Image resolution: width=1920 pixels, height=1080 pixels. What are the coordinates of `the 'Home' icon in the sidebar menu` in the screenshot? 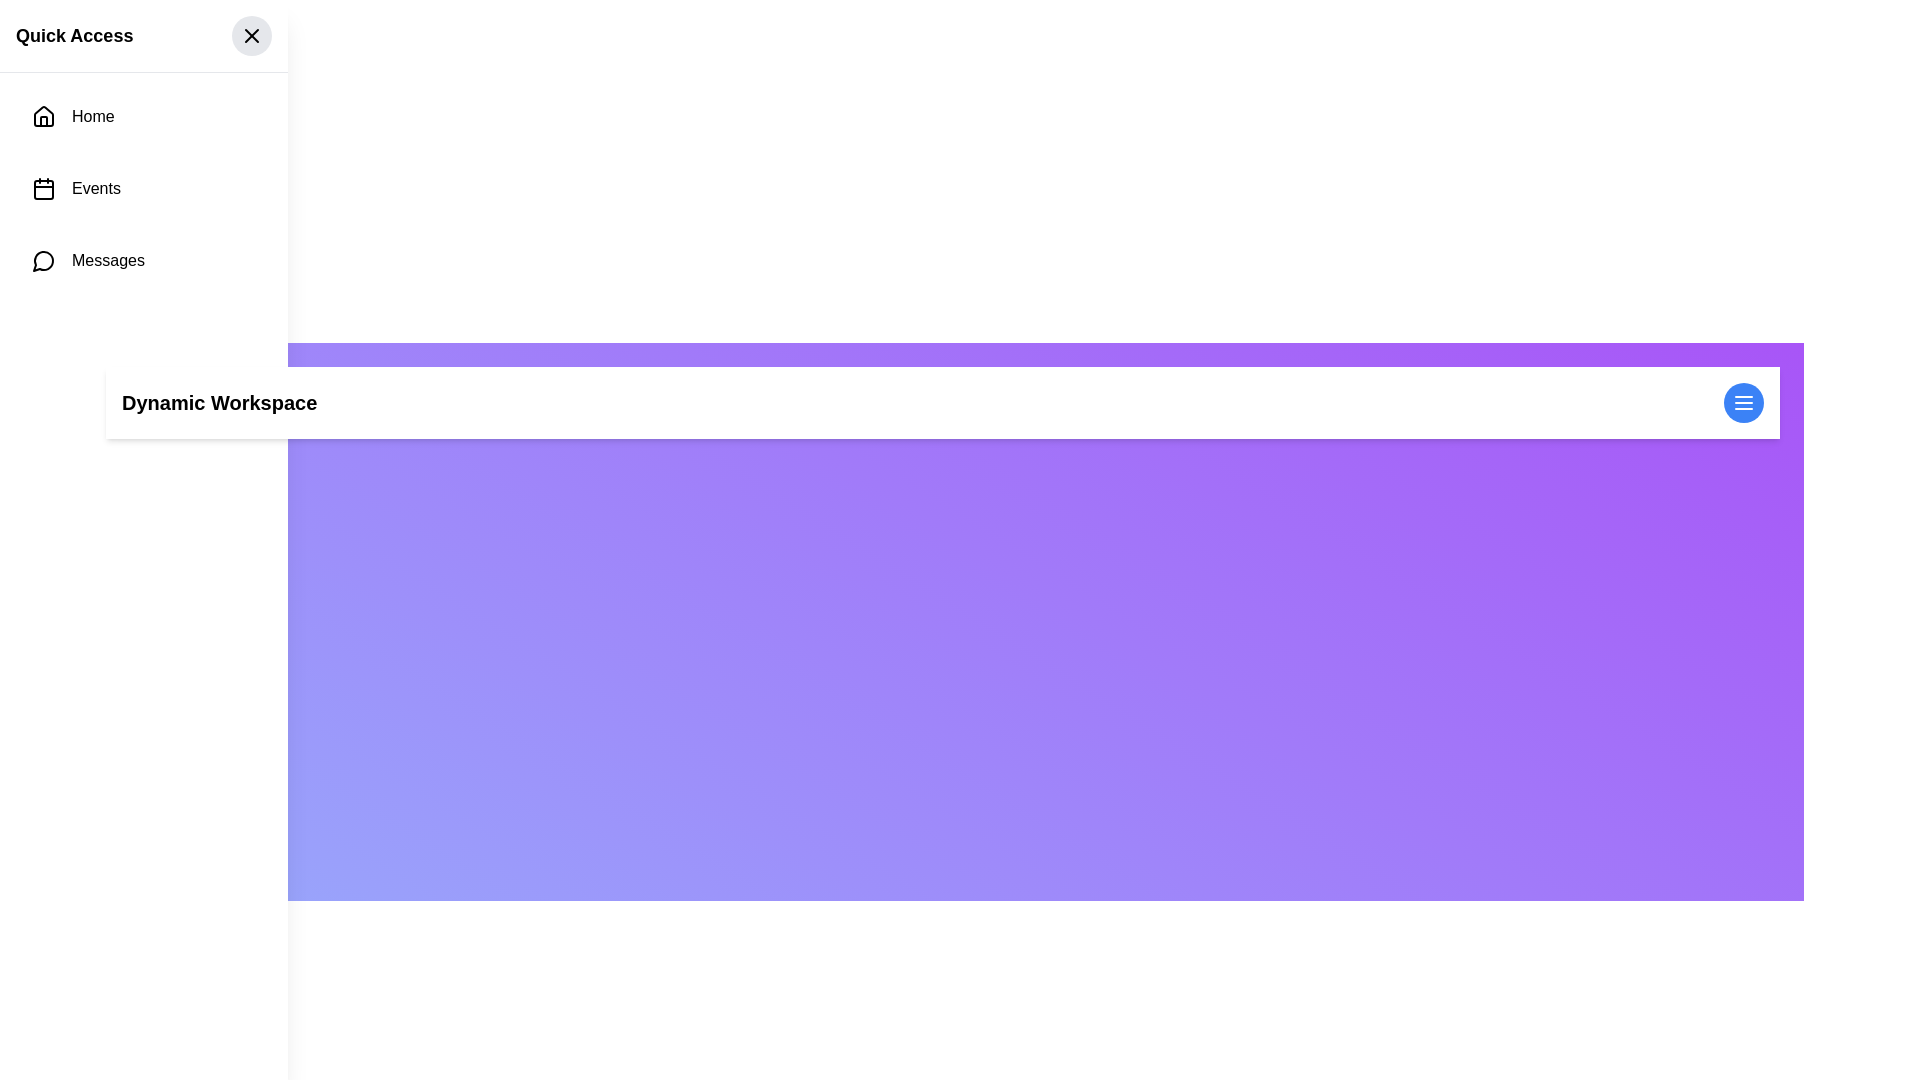 It's located at (43, 115).